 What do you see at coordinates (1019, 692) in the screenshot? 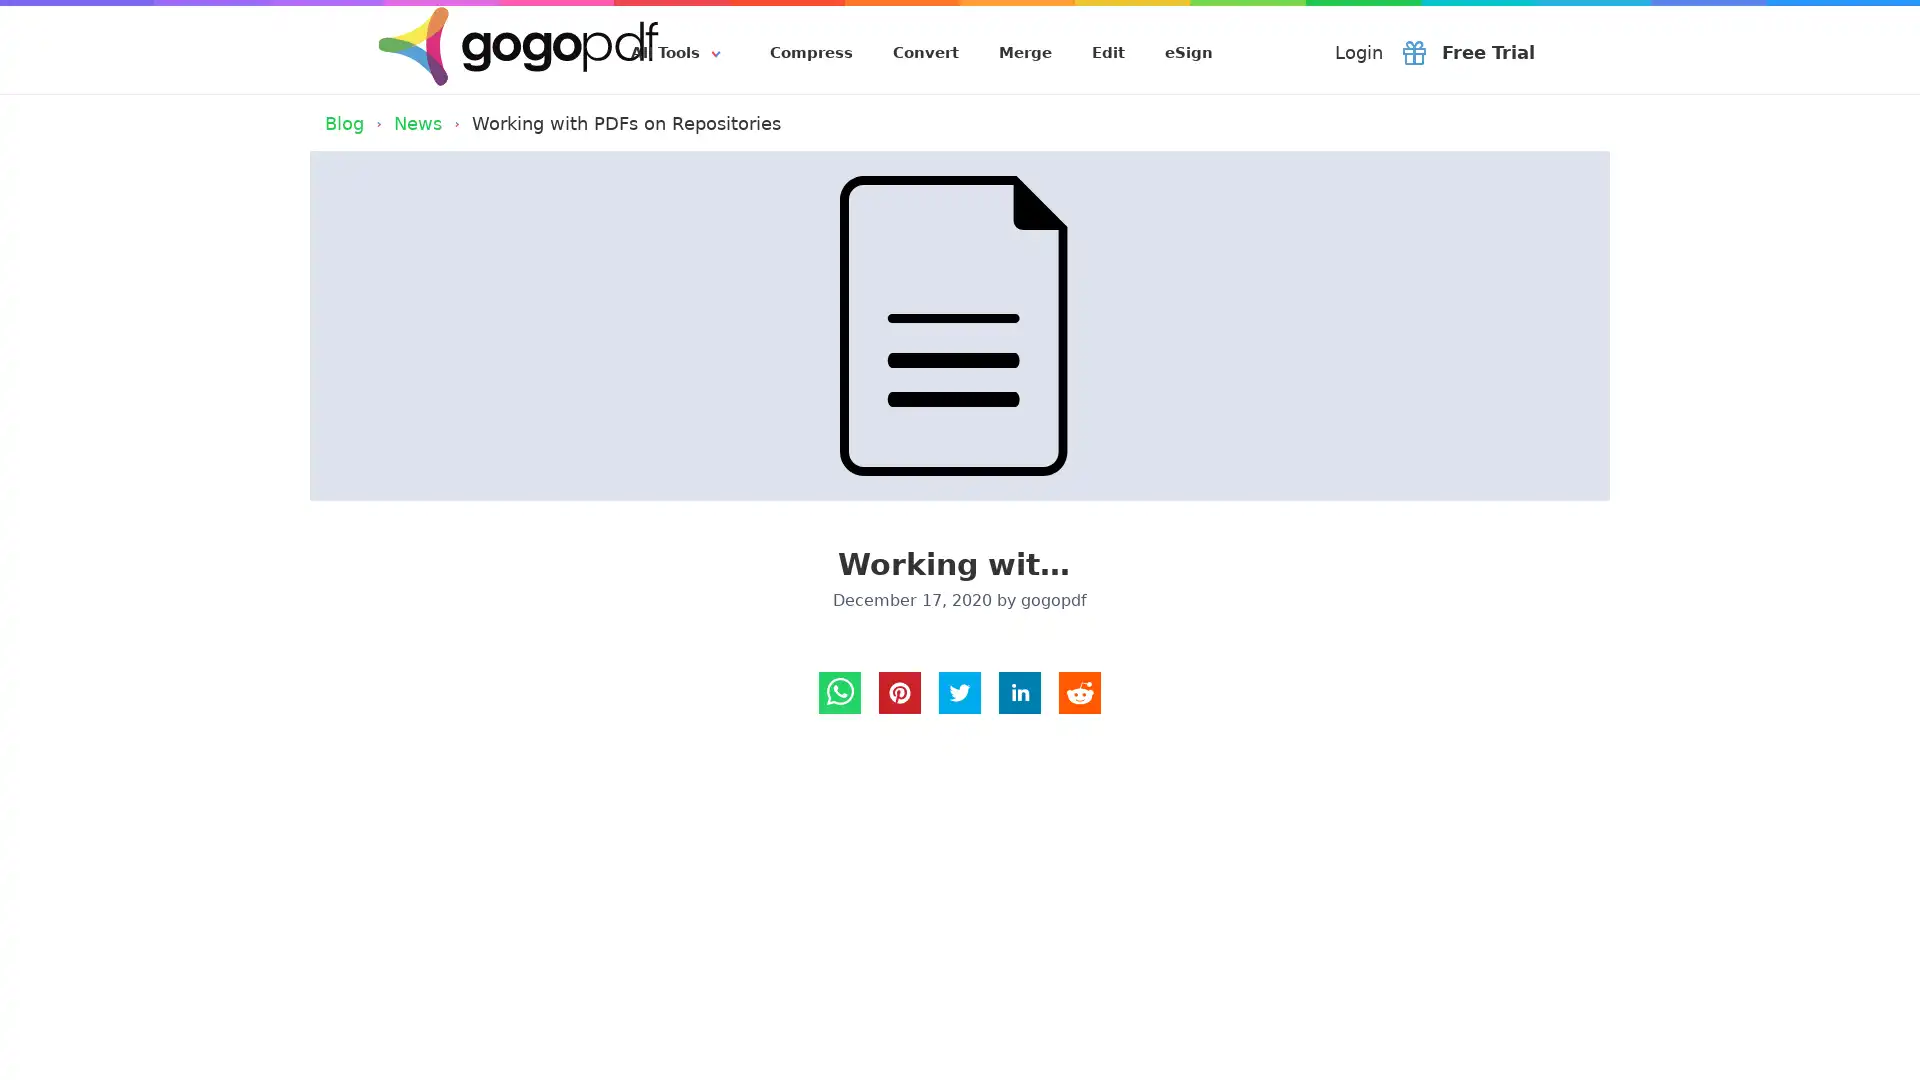
I see `linkedin` at bounding box center [1019, 692].